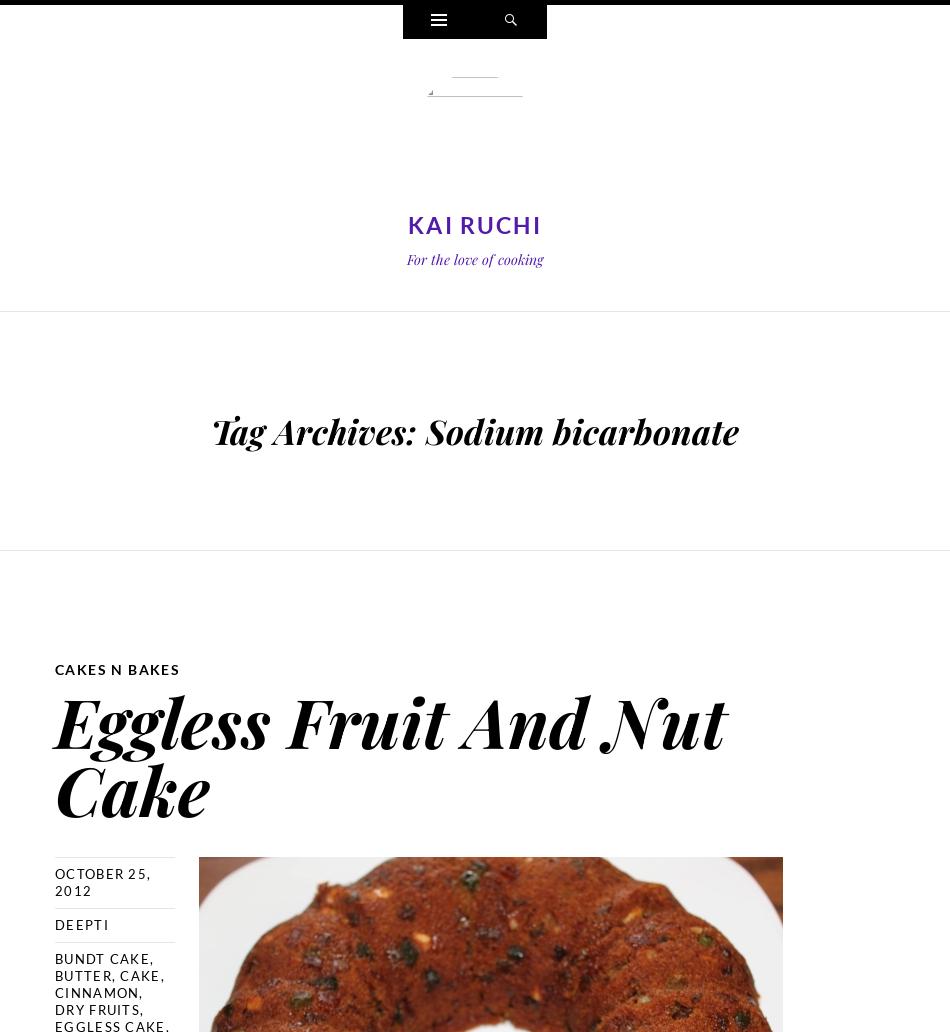  Describe the element at coordinates (55, 957) in the screenshot. I see `'Bundt cake'` at that location.